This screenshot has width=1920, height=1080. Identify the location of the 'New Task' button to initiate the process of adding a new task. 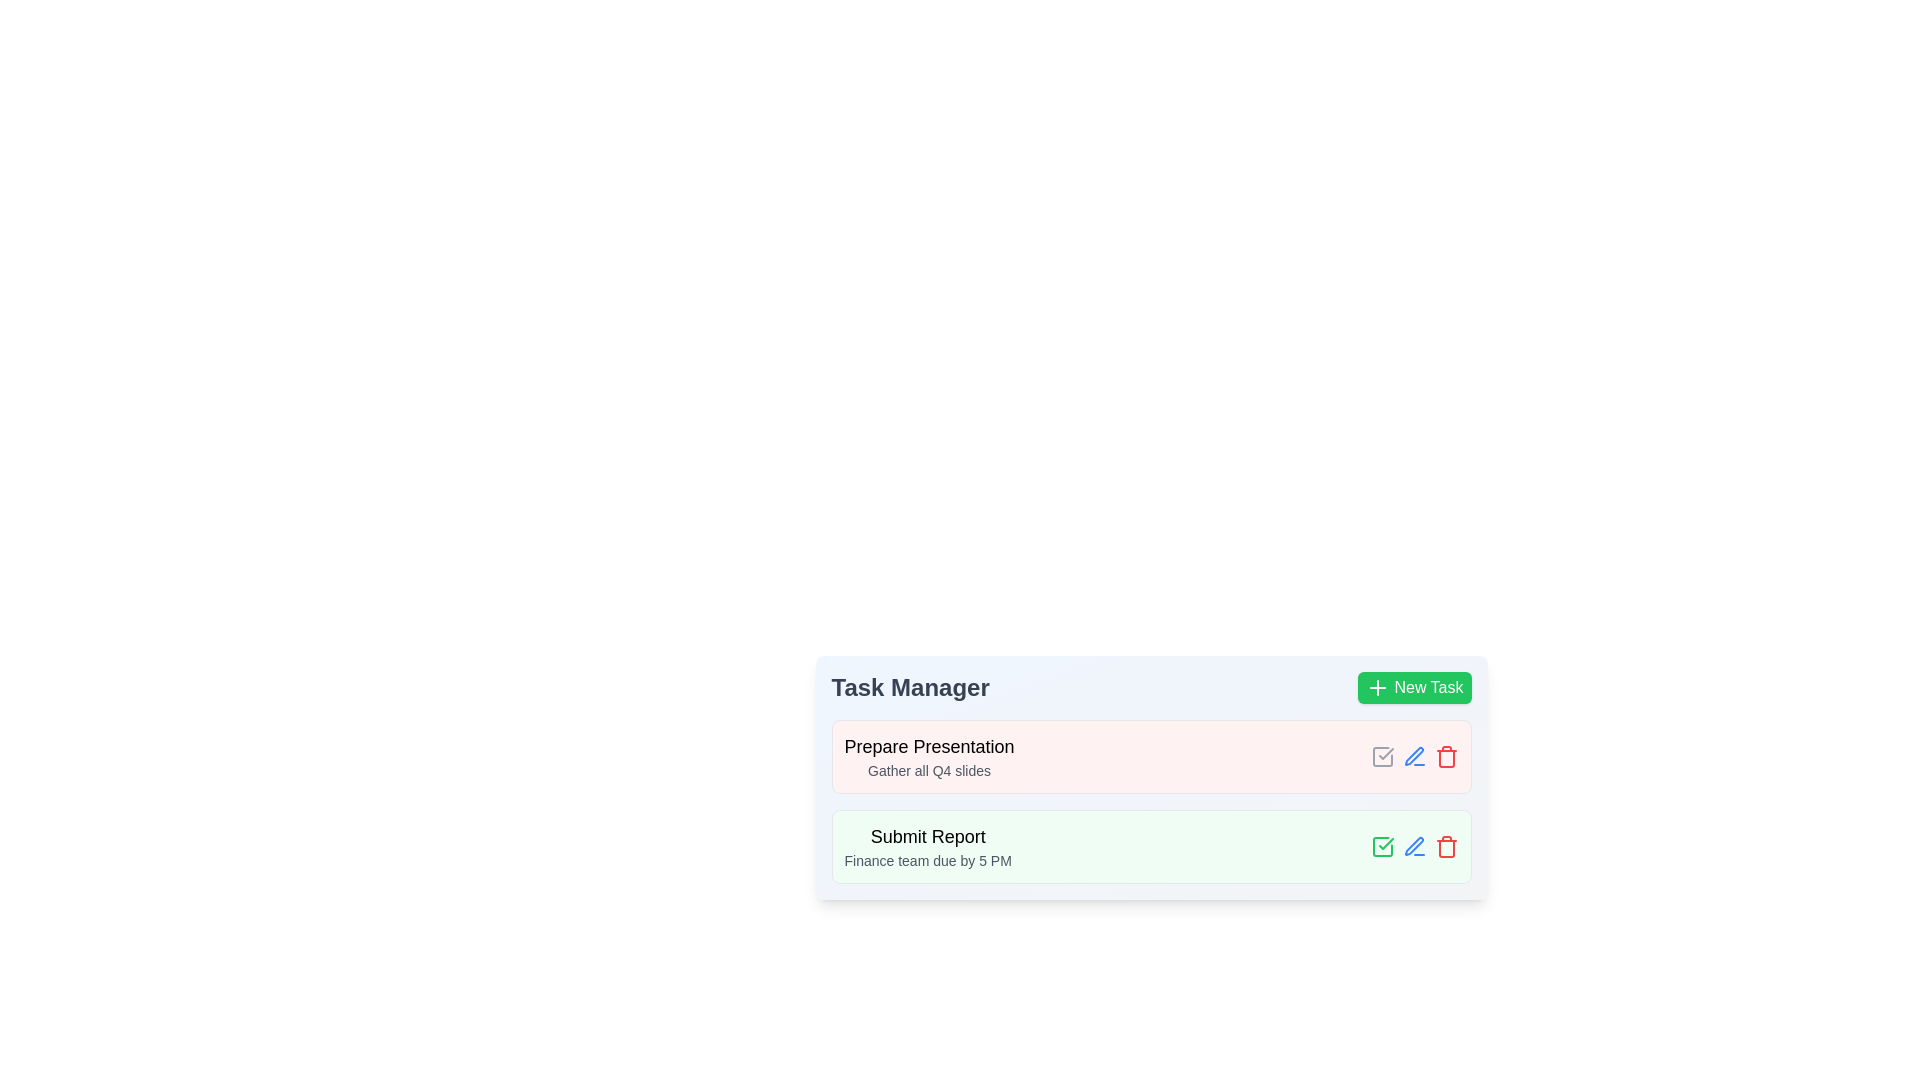
(1414, 686).